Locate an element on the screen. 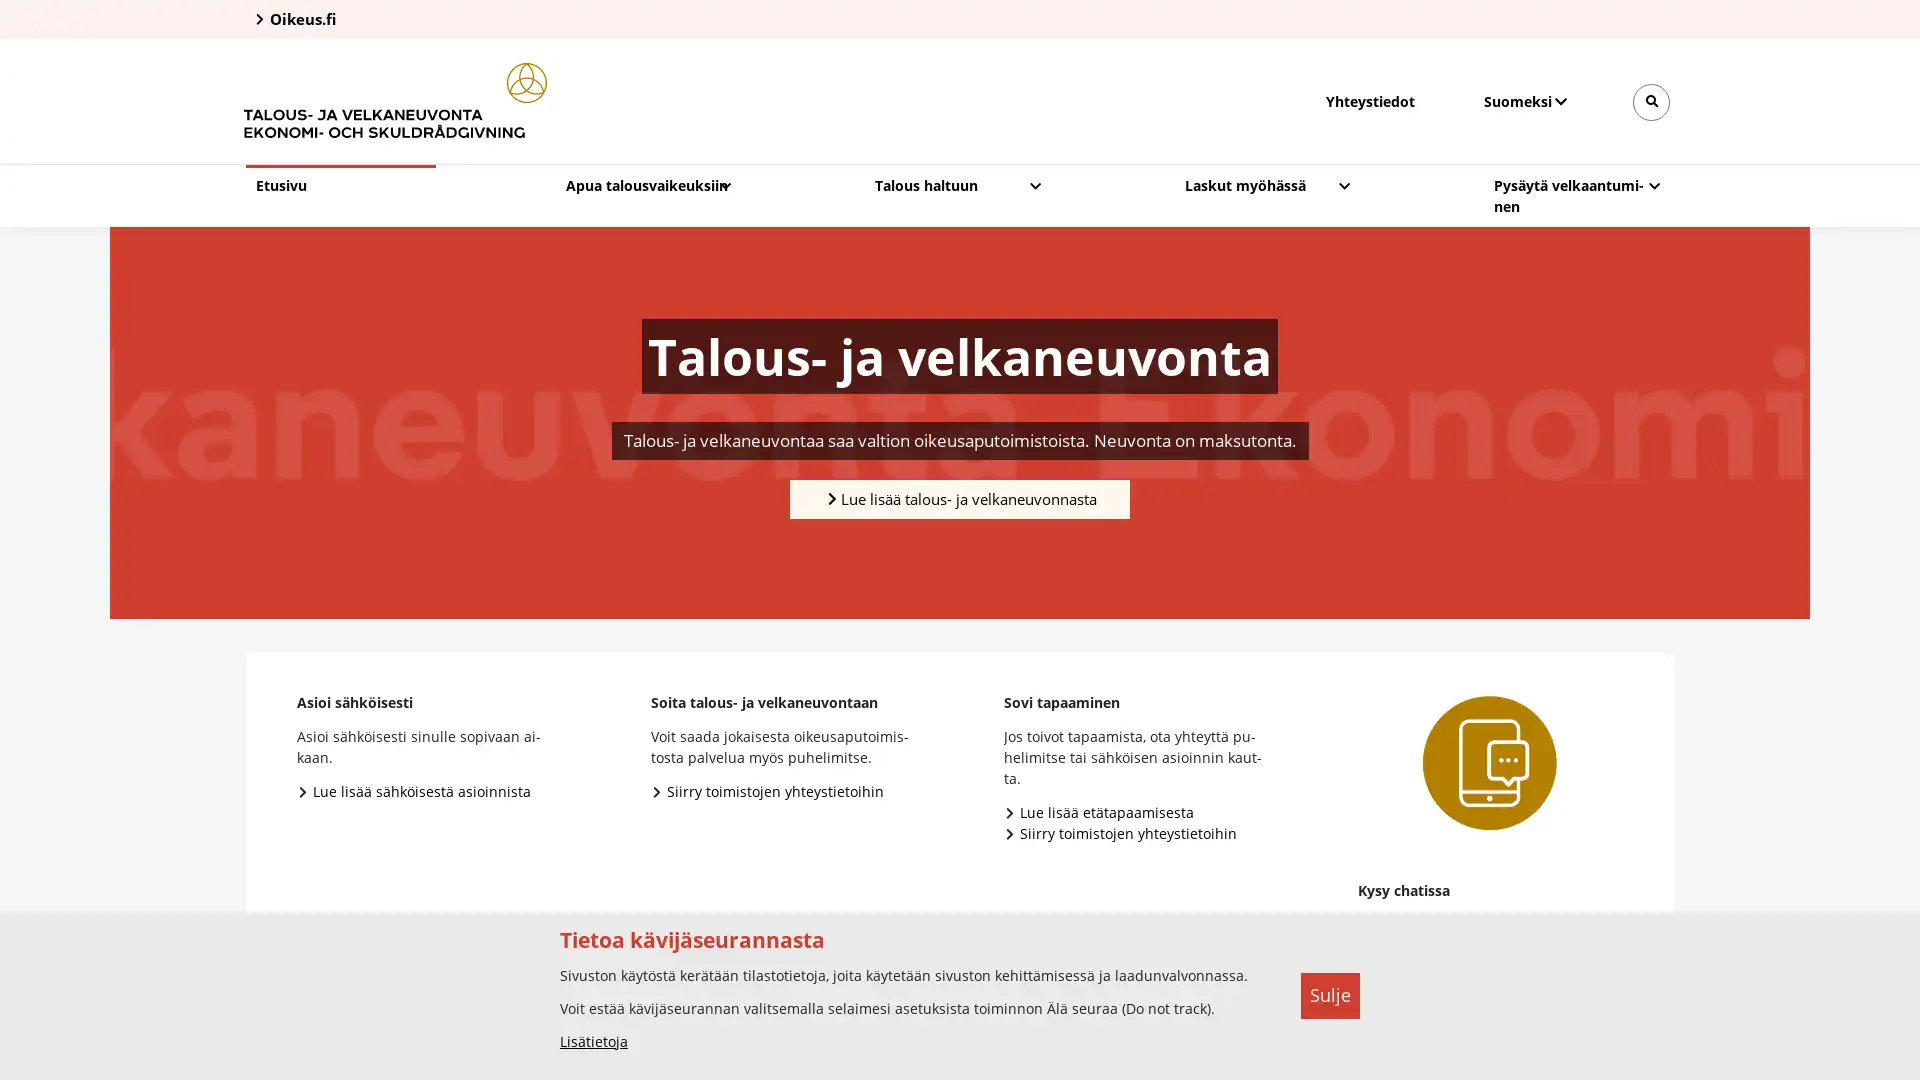 The width and height of the screenshot is (1920, 1080). Sulje is located at coordinates (1330, 995).